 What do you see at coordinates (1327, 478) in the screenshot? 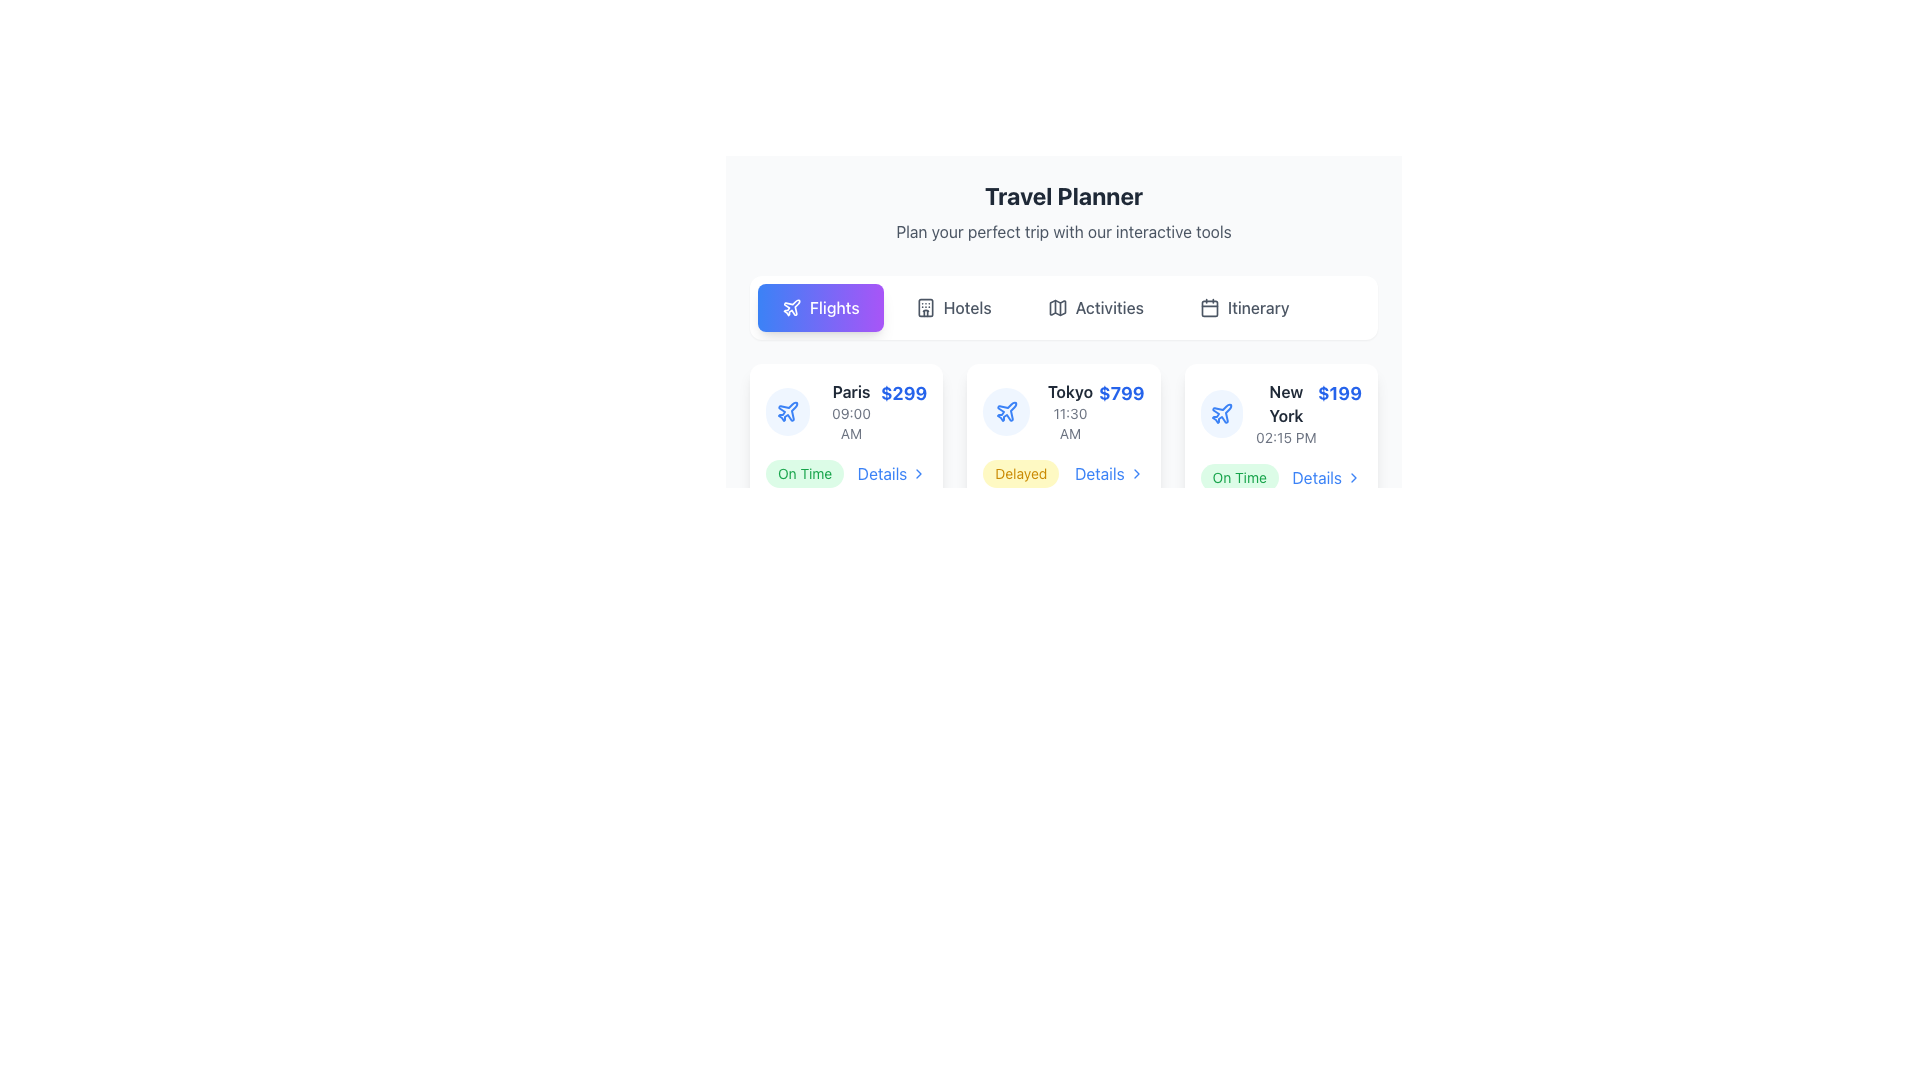
I see `the 'Details' text label in the third card of flight details to observe the color change effect` at bounding box center [1327, 478].